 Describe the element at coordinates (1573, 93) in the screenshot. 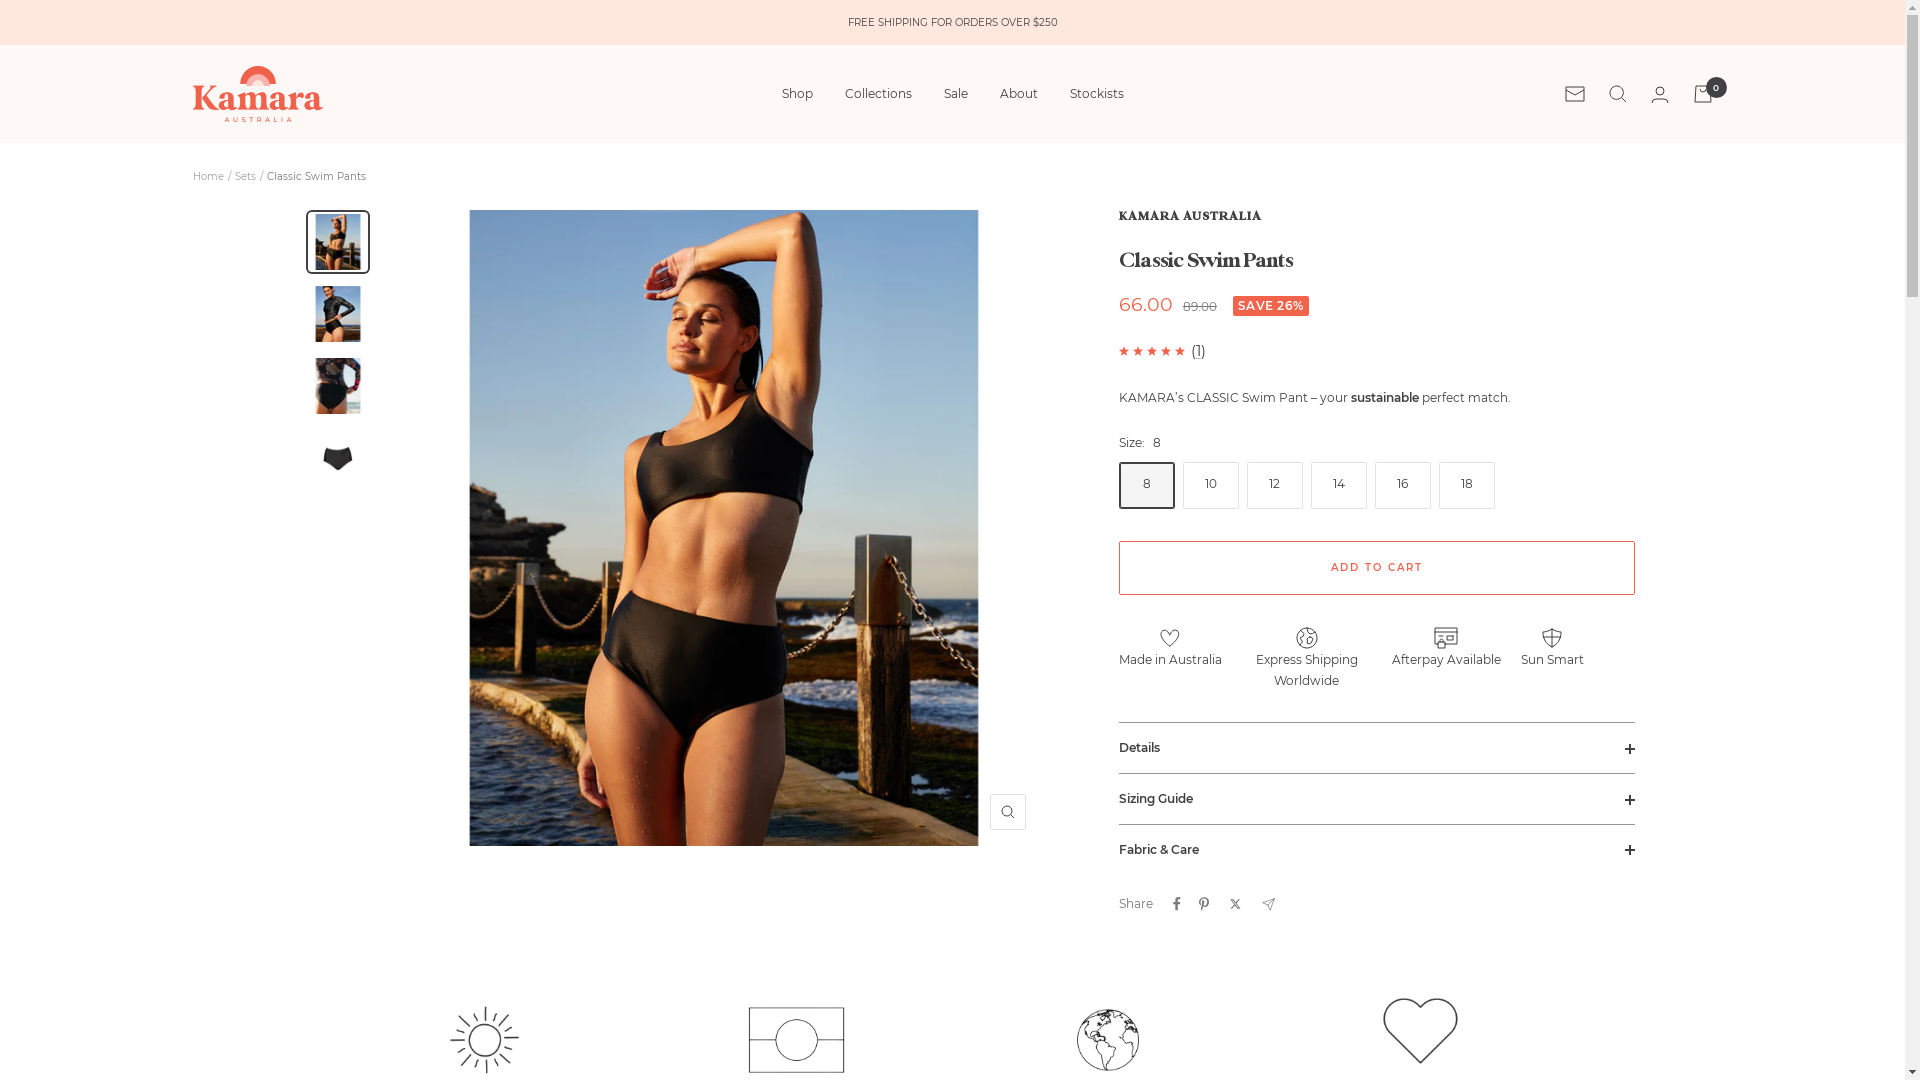

I see `'Newsletter'` at that location.